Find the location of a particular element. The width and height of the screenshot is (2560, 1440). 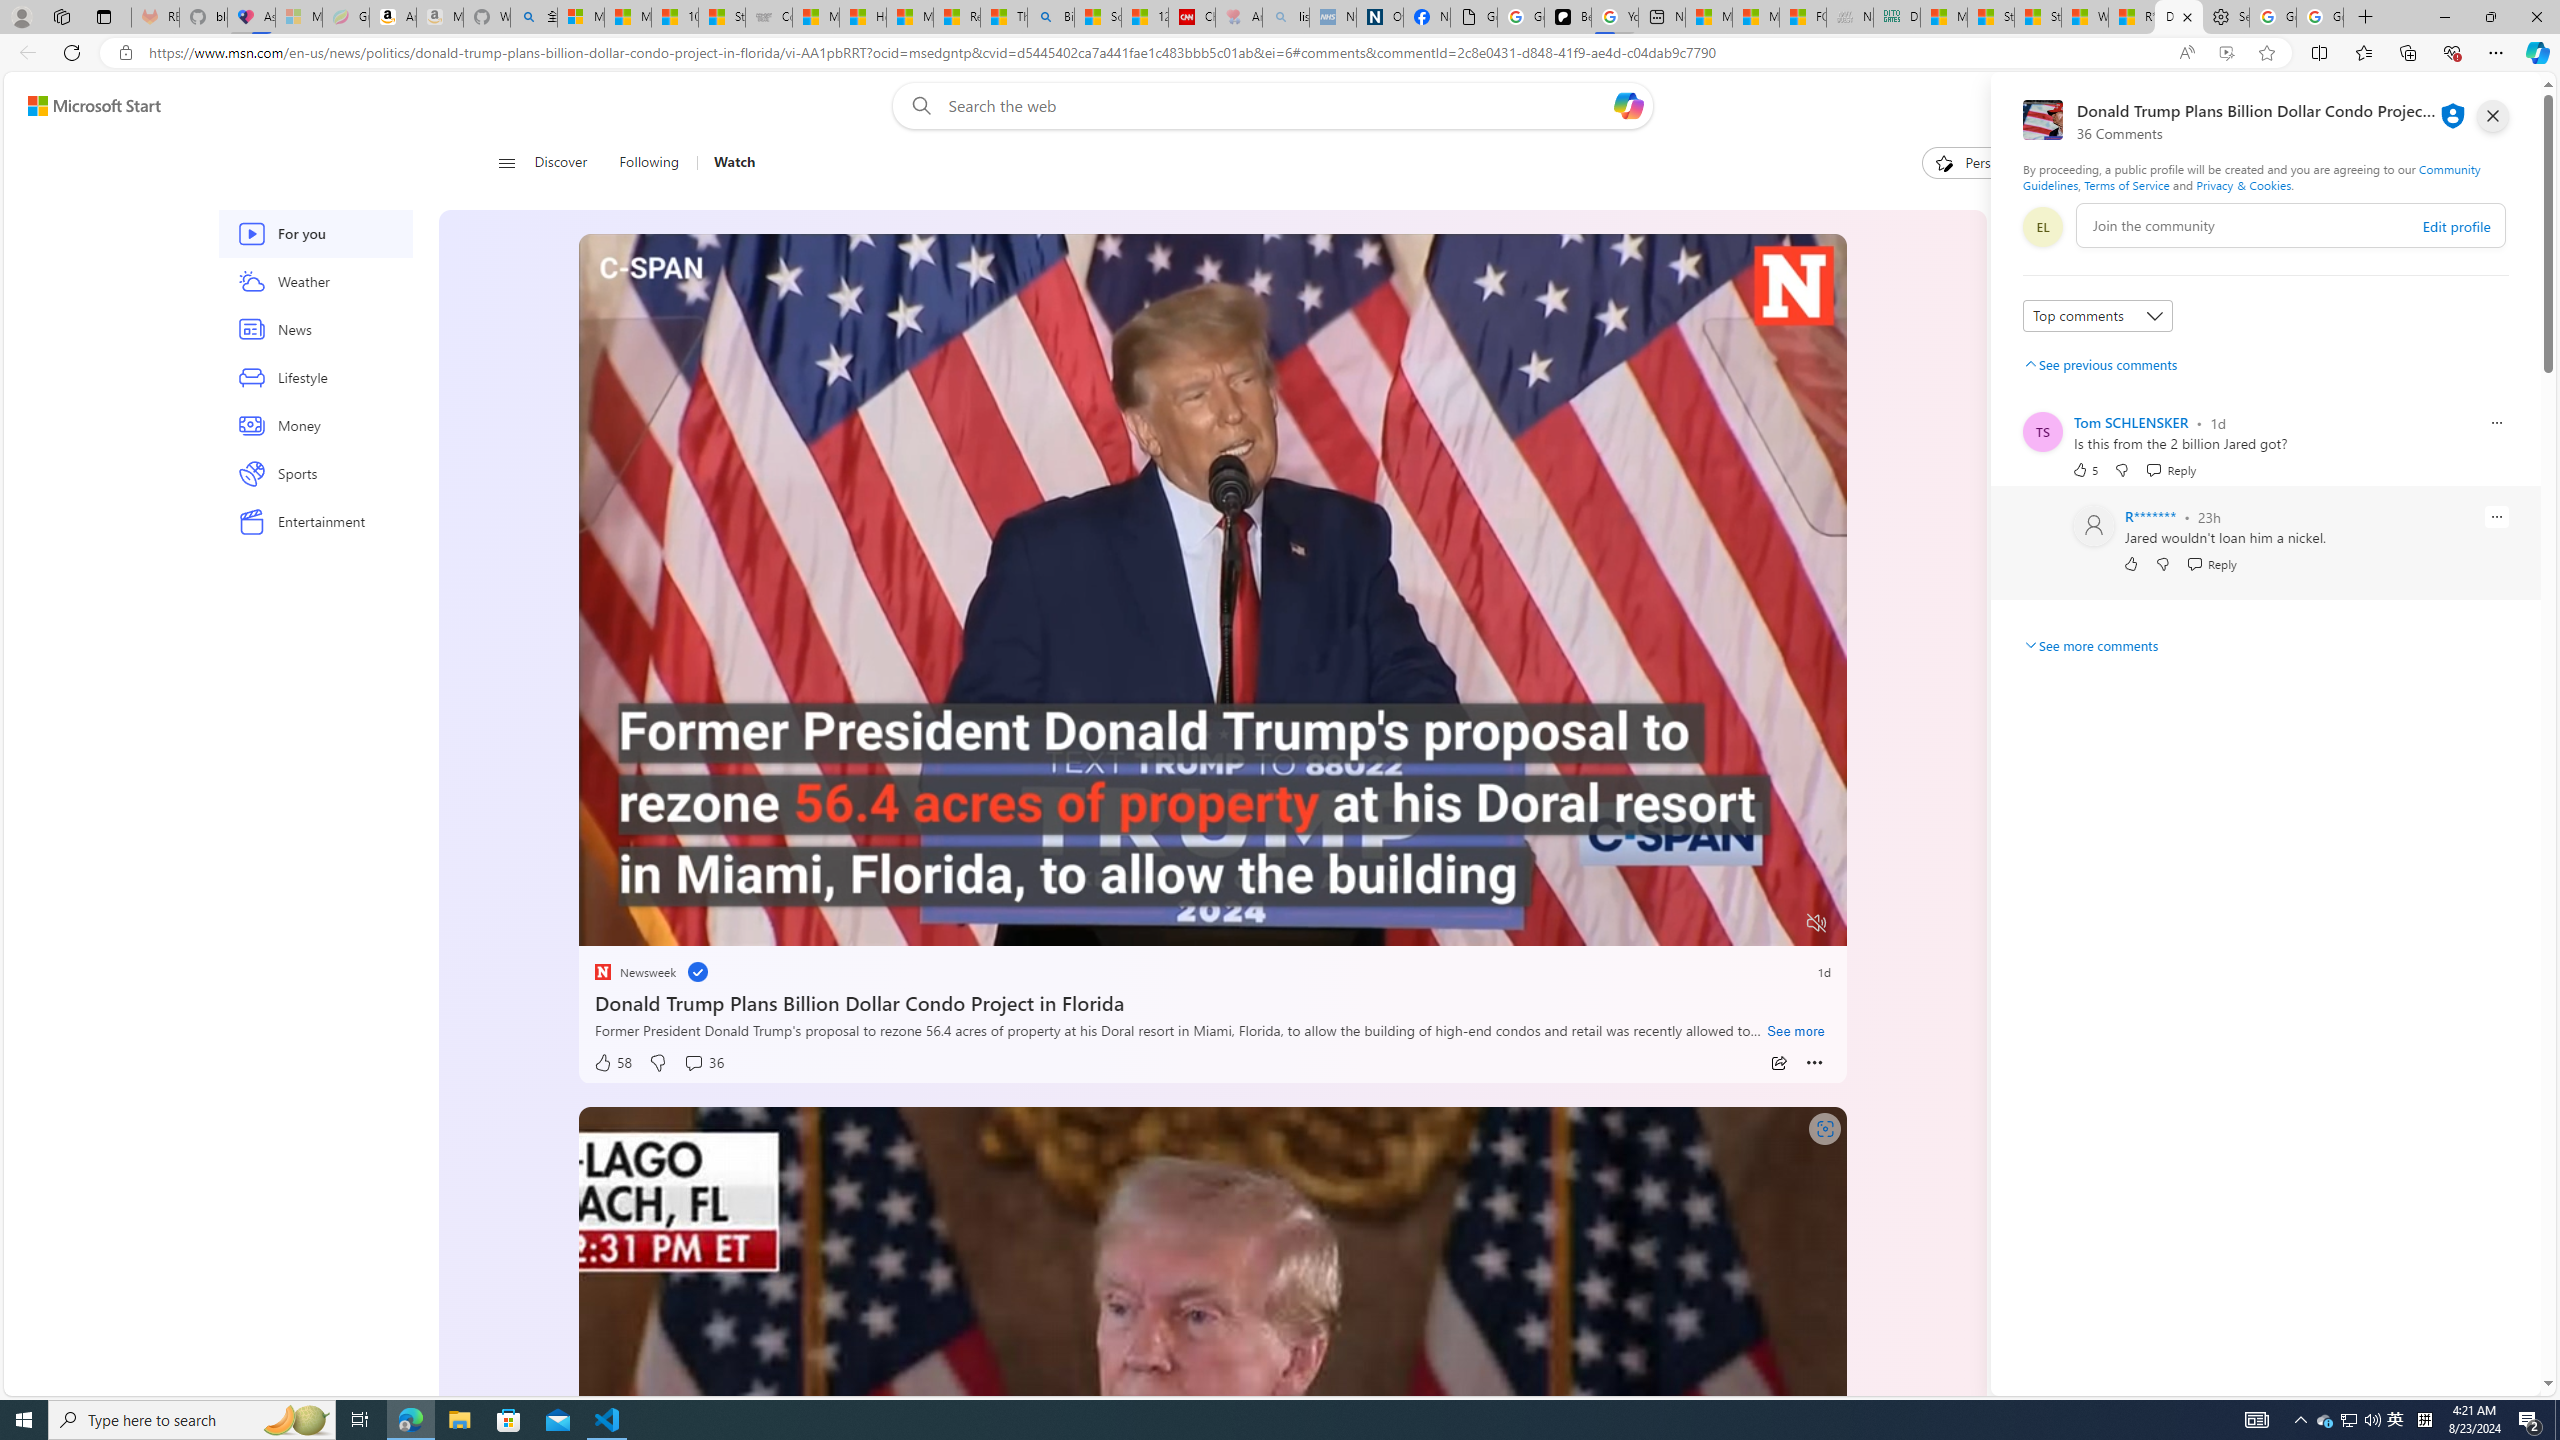

'Captions' is located at coordinates (1737, 923).